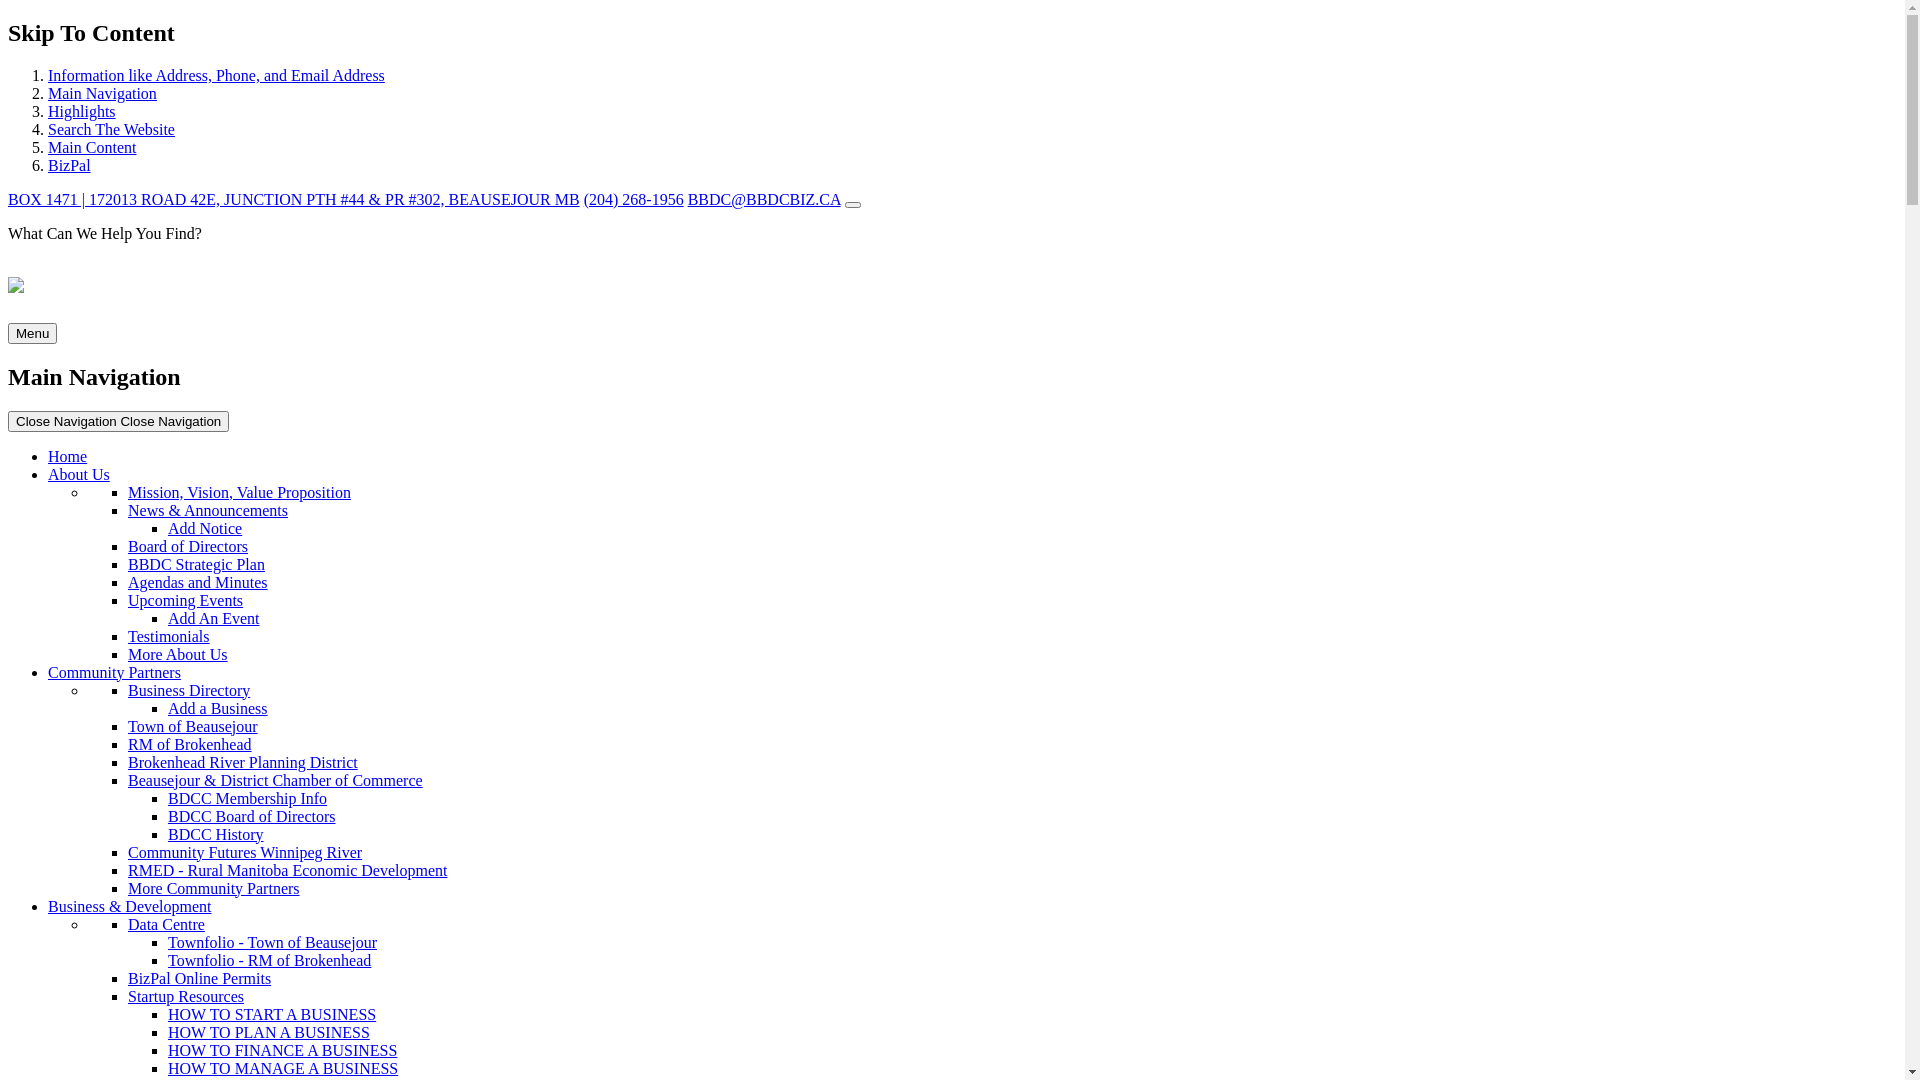  I want to click on 'Close Navigation Close Navigation', so click(117, 419).